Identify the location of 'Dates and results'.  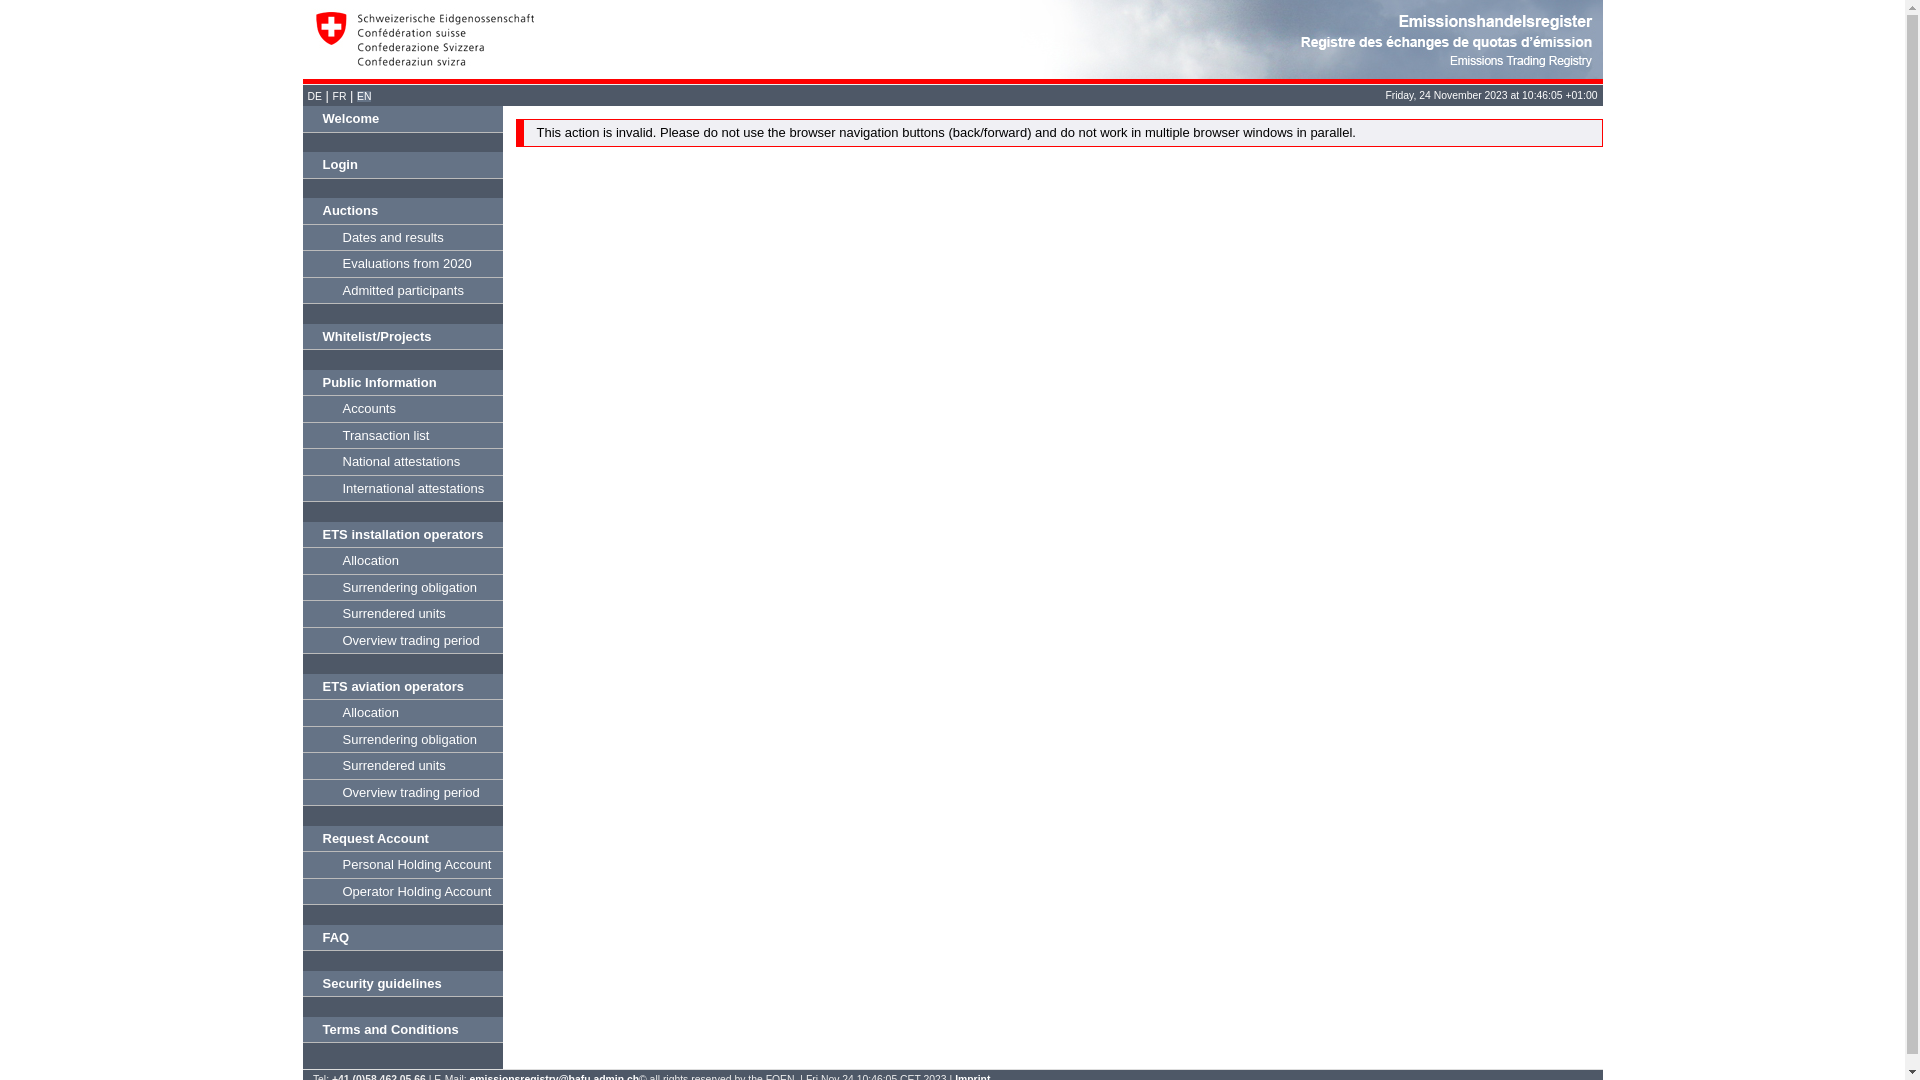
(301, 236).